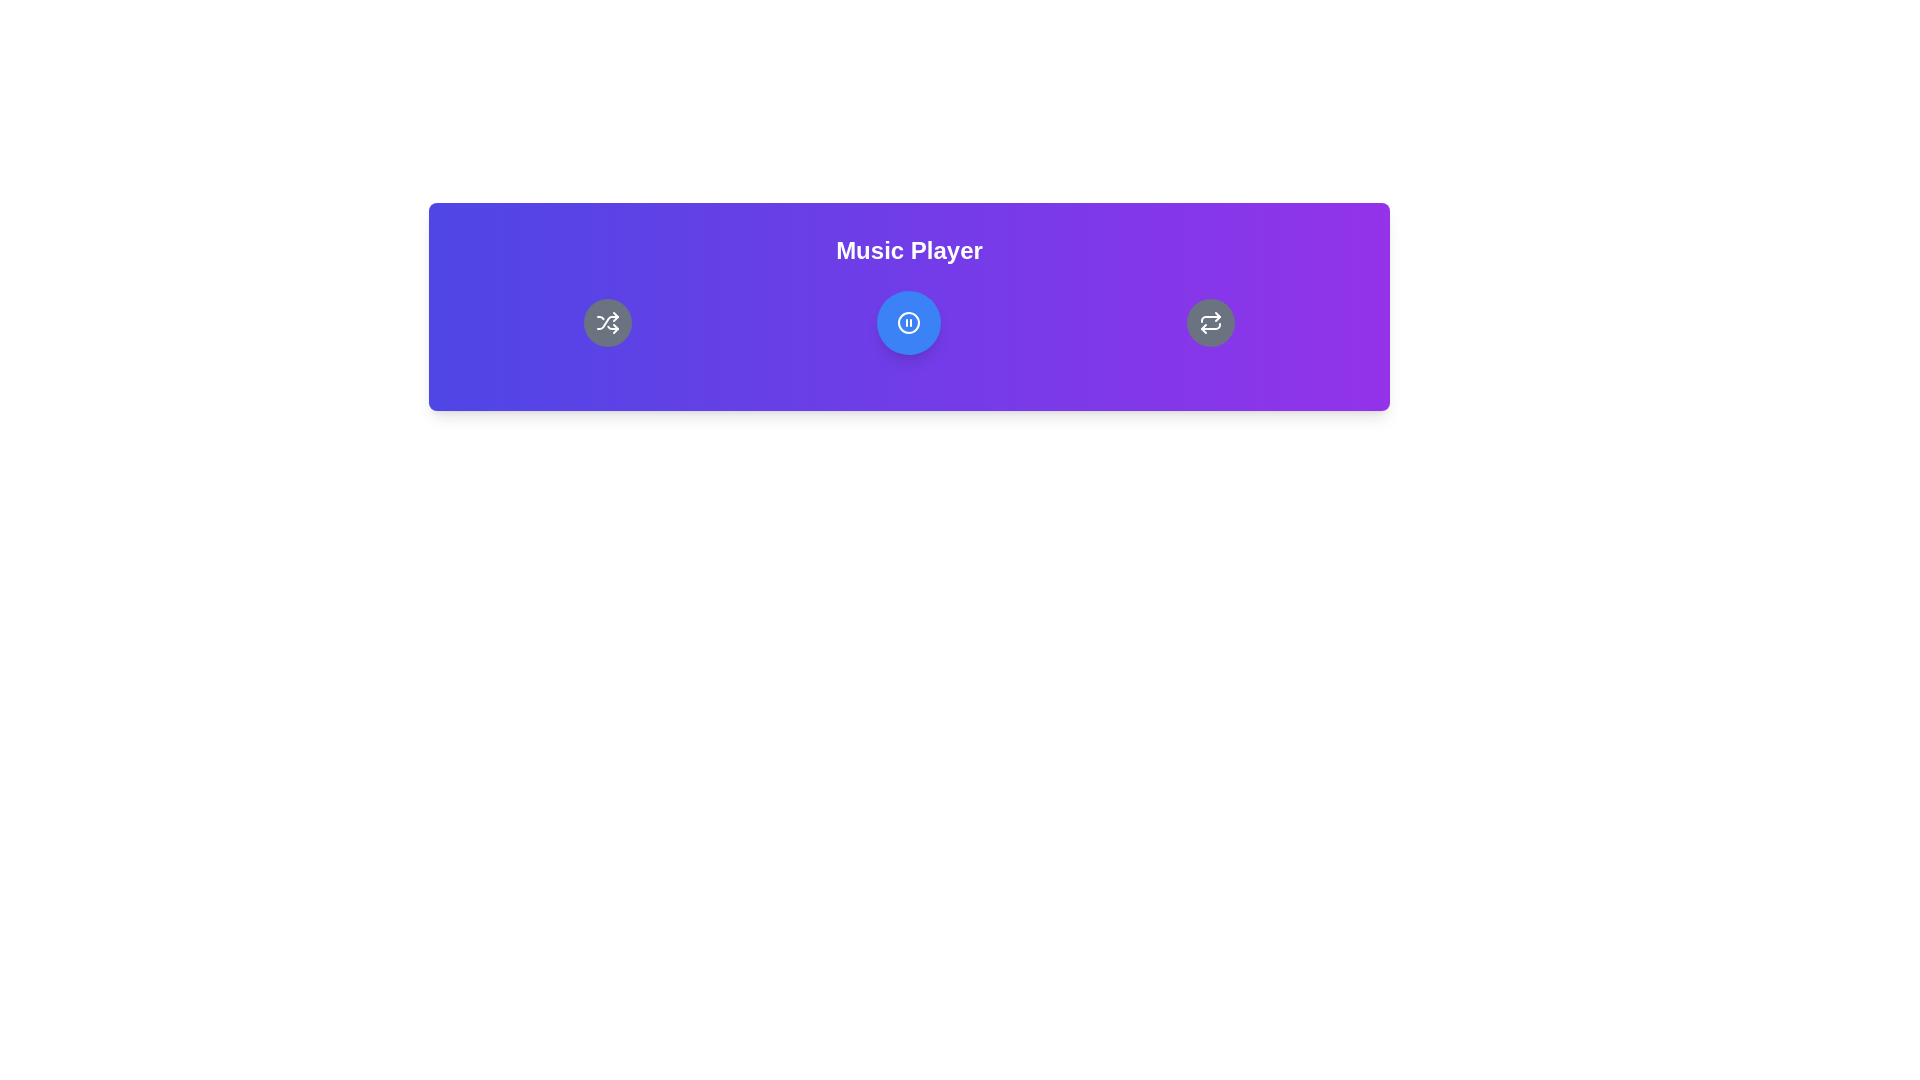 The height and width of the screenshot is (1080, 1920). What do you see at coordinates (908, 322) in the screenshot?
I see `the pause button icon` at bounding box center [908, 322].